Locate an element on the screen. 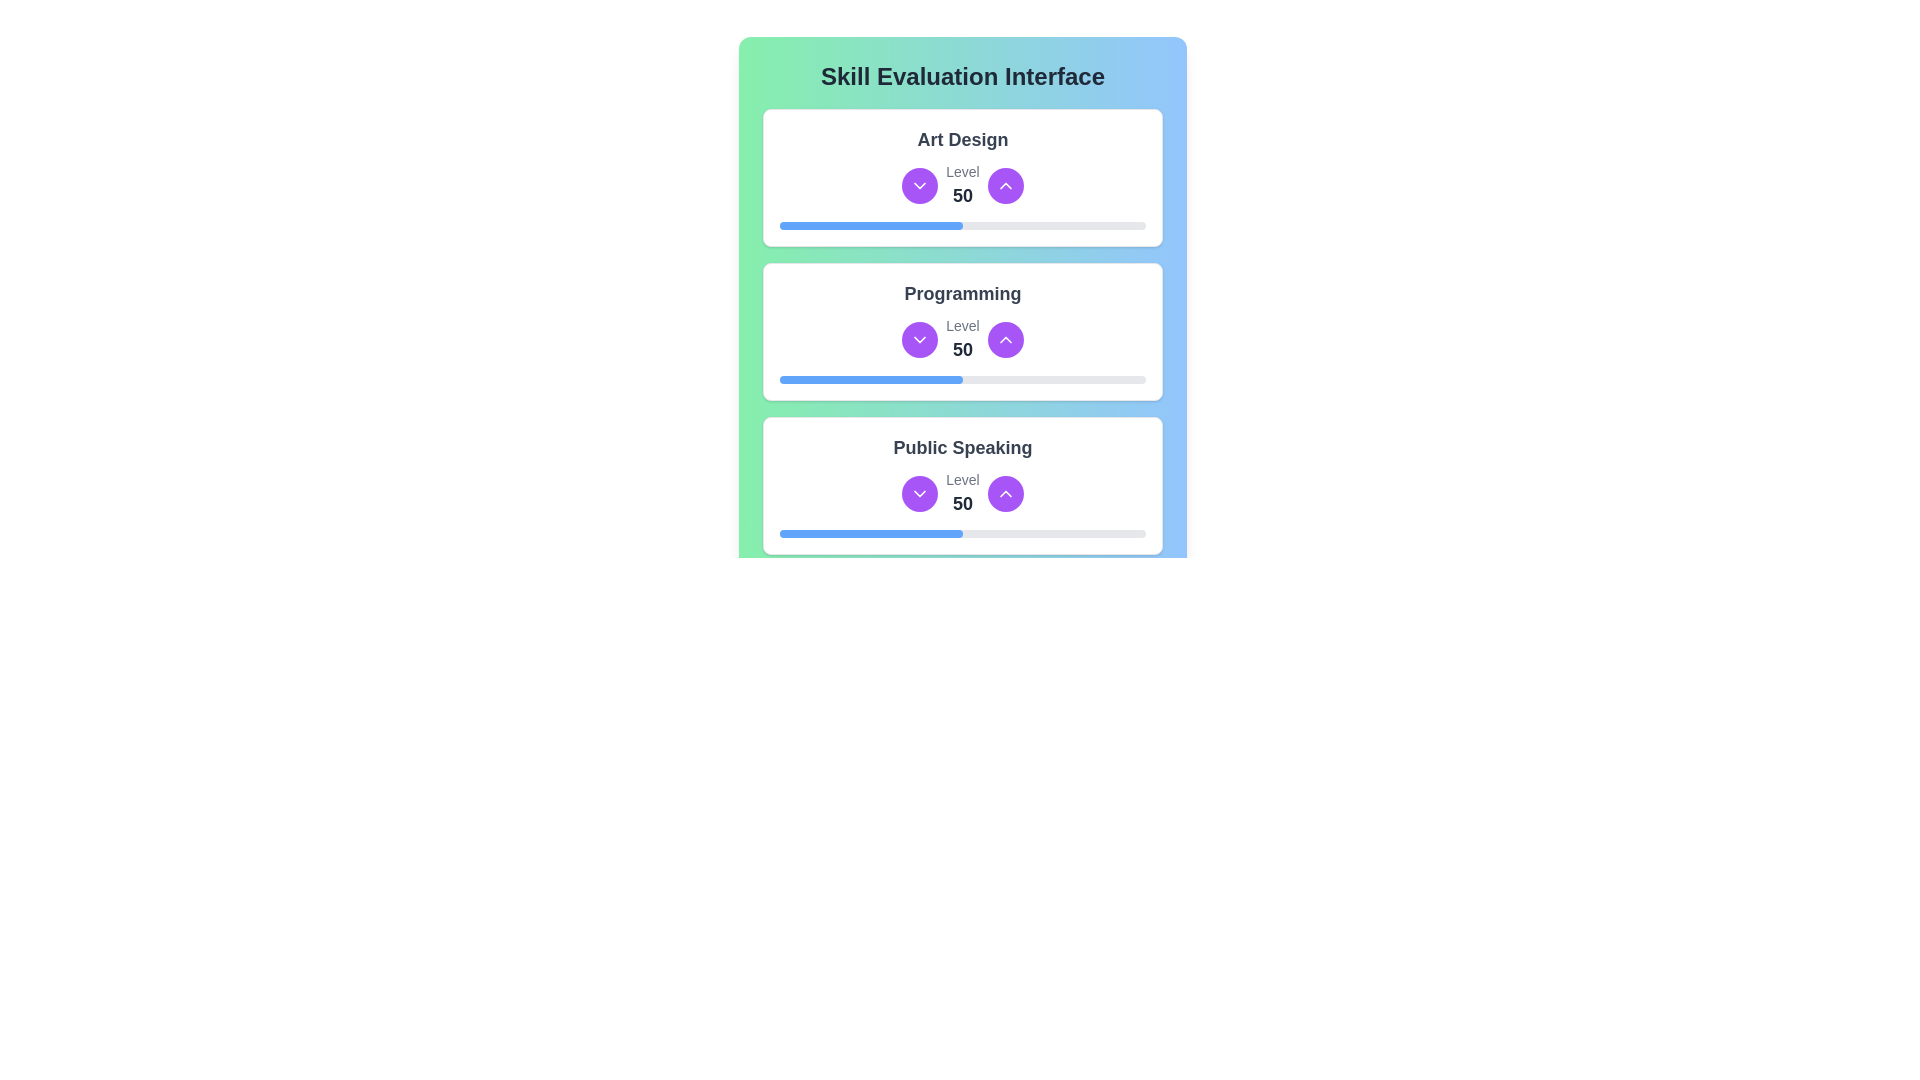 Image resolution: width=1920 pixels, height=1080 pixels. the slider value is located at coordinates (938, 532).